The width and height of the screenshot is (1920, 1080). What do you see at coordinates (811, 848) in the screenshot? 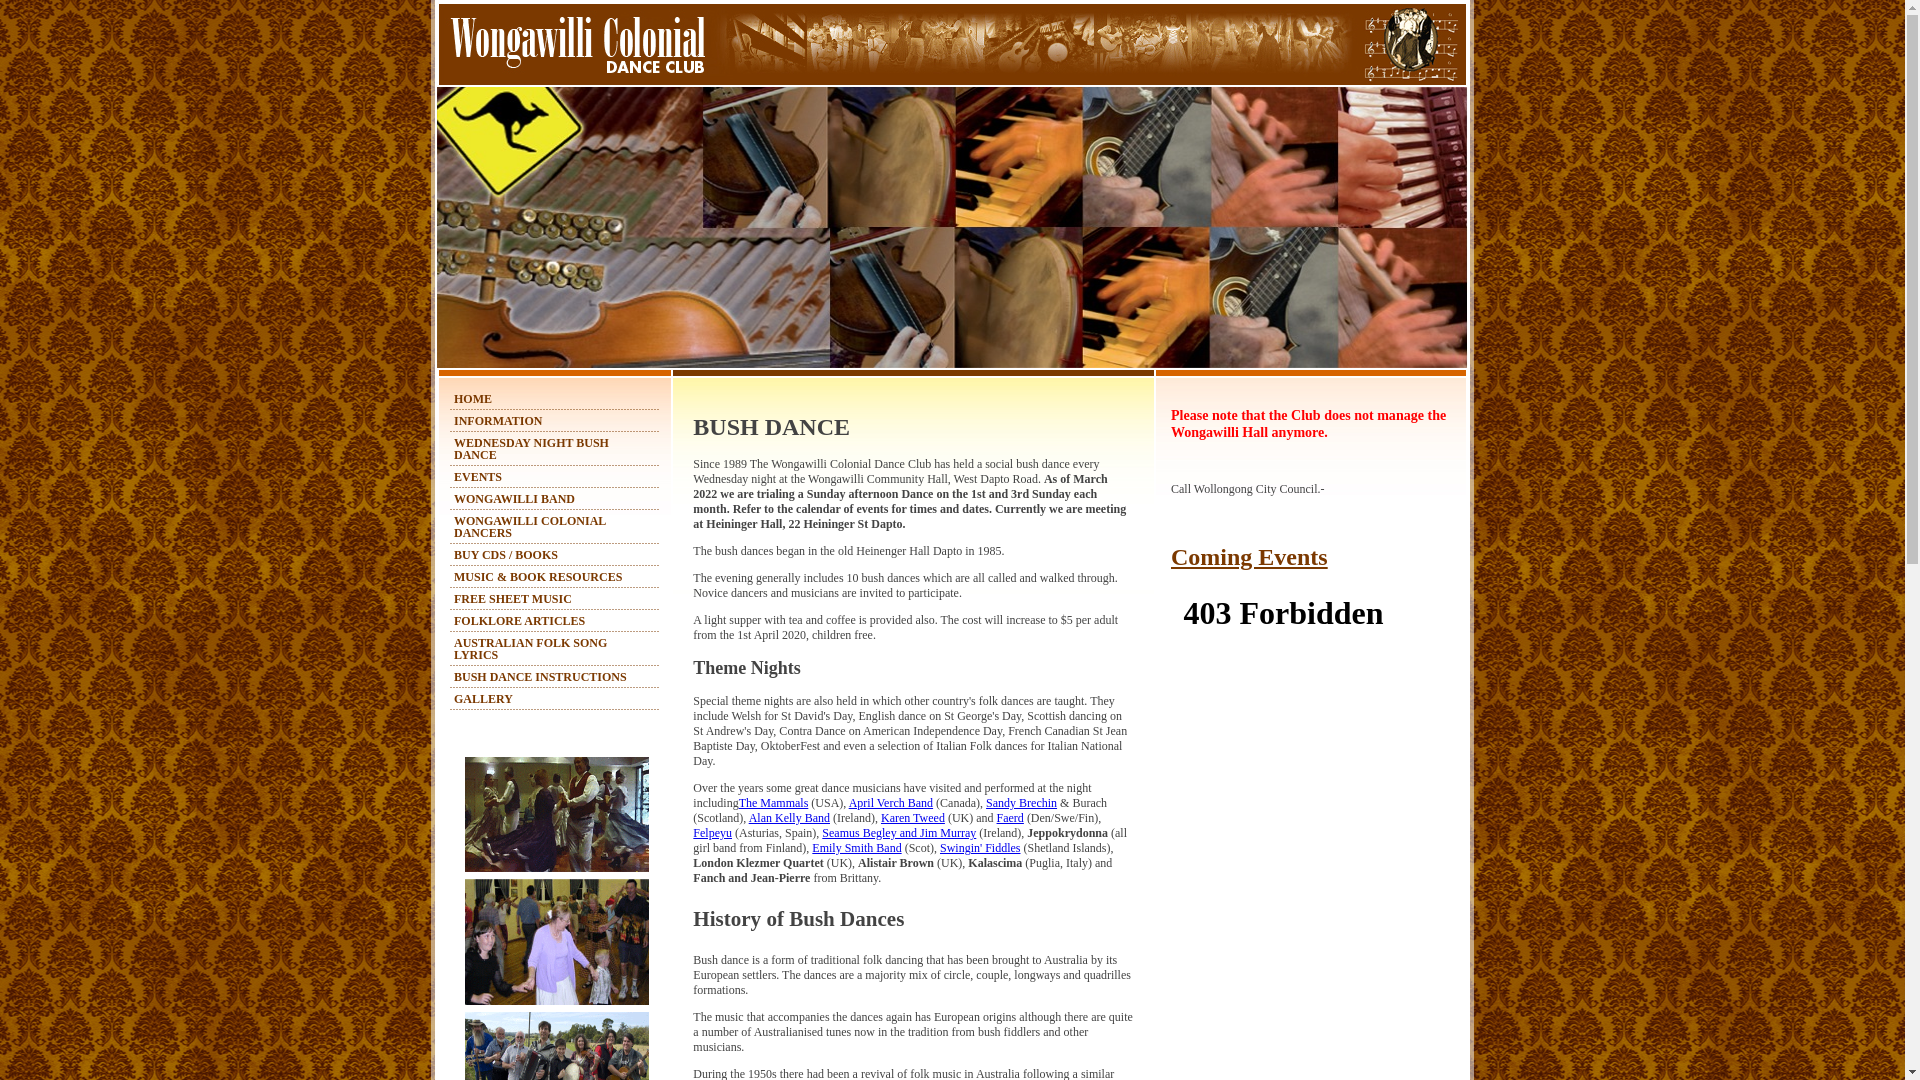
I see `'Emily Smith Band'` at bounding box center [811, 848].